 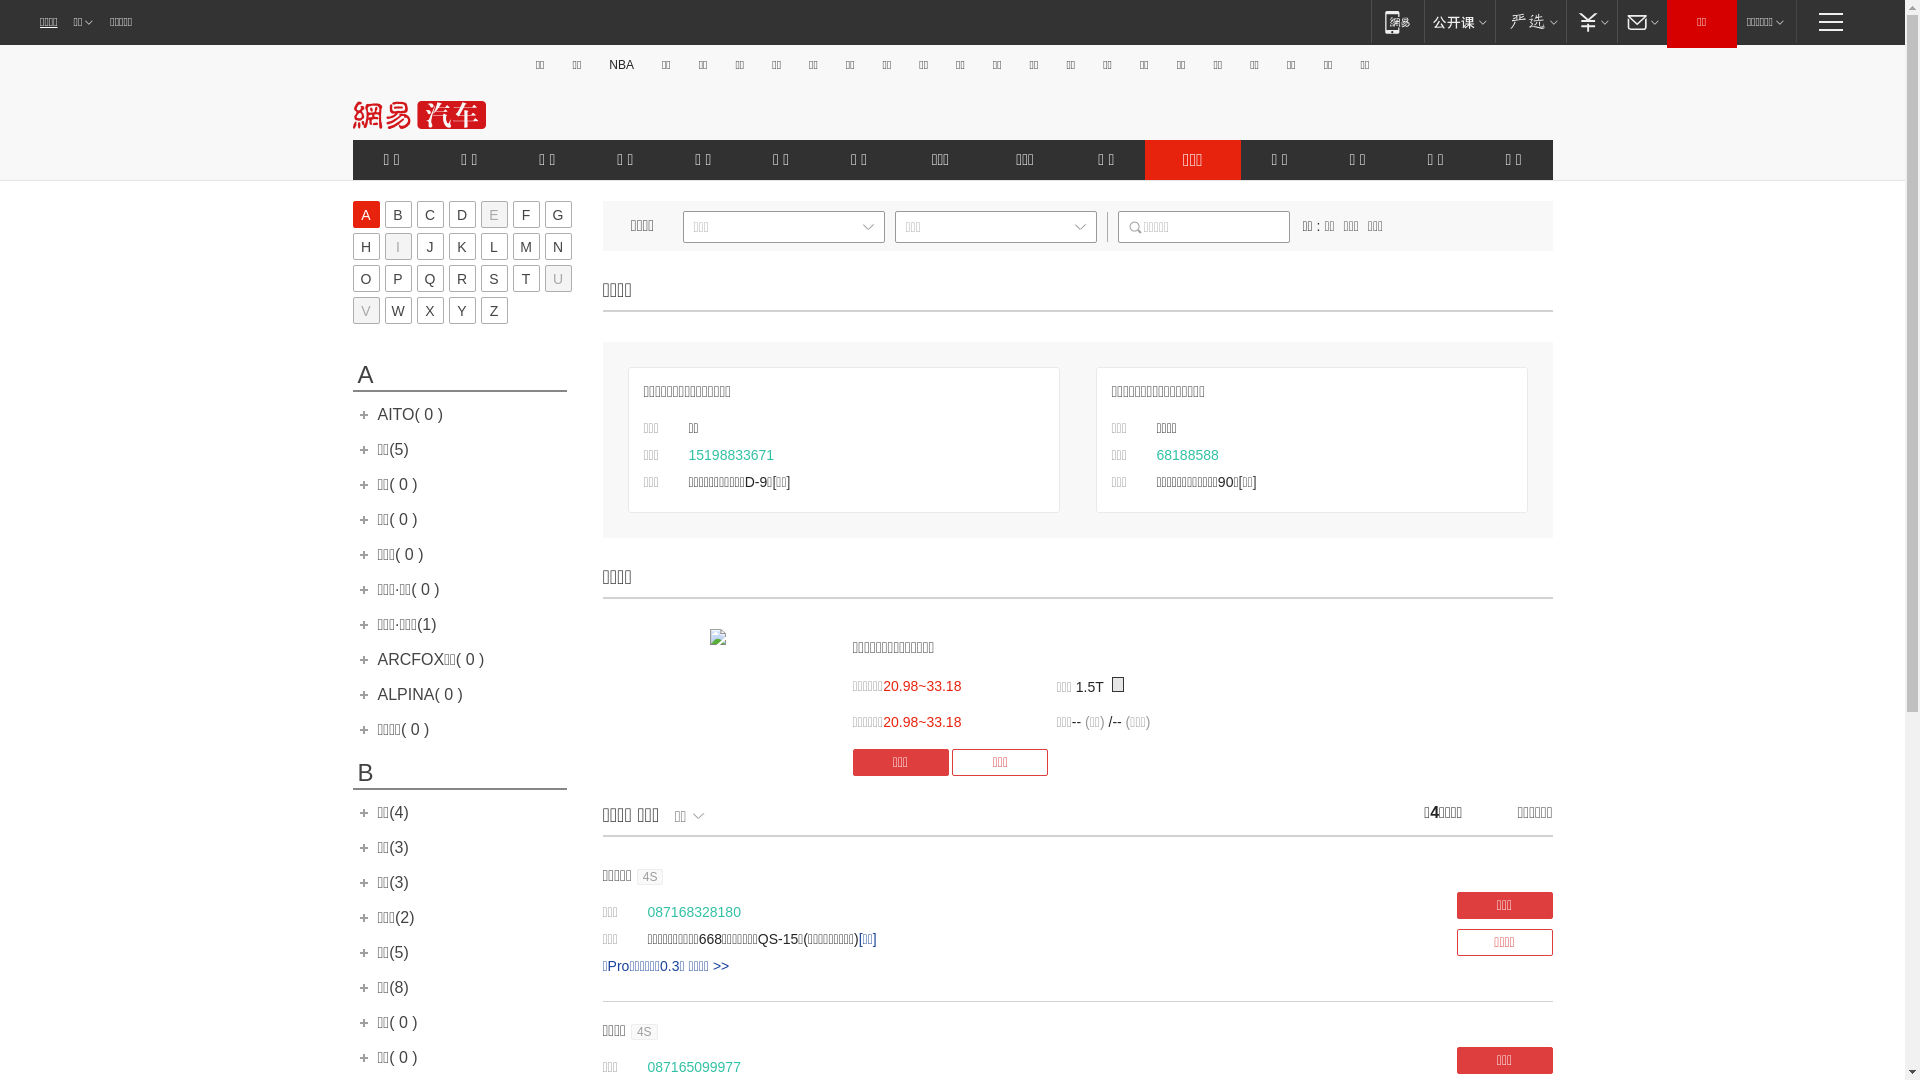 What do you see at coordinates (378, 693) in the screenshot?
I see `'ALPINA( 0 )'` at bounding box center [378, 693].